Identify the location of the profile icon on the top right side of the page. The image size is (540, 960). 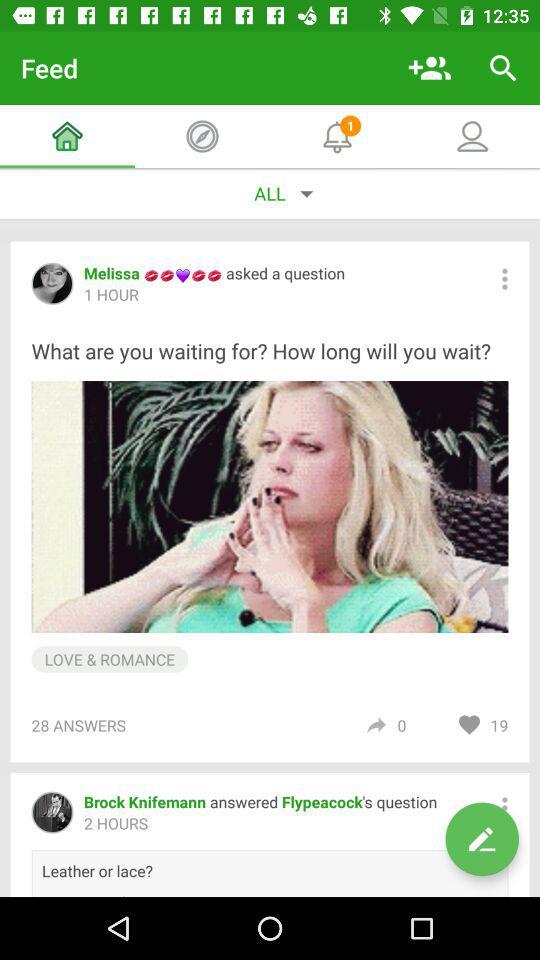
(472, 135).